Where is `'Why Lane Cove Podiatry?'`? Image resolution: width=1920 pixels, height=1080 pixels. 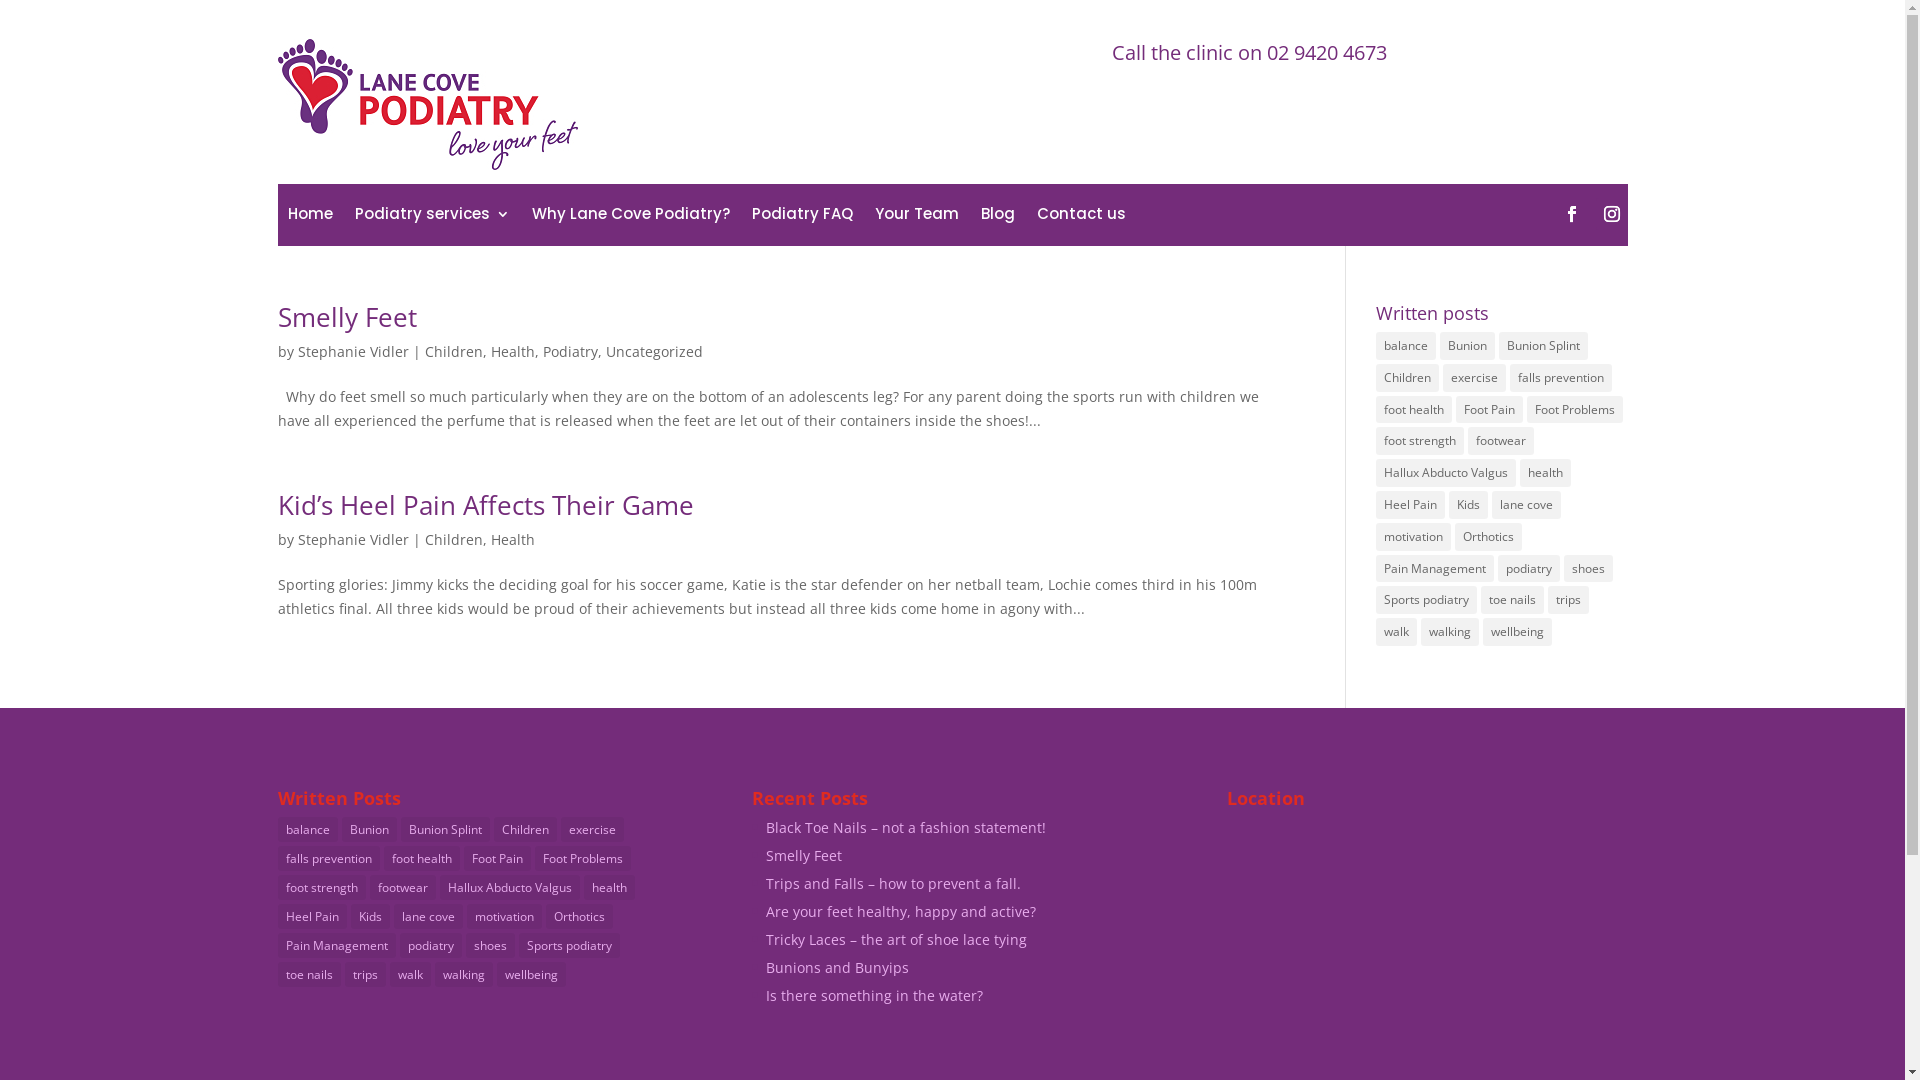 'Why Lane Cove Podiatry?' is located at coordinates (532, 218).